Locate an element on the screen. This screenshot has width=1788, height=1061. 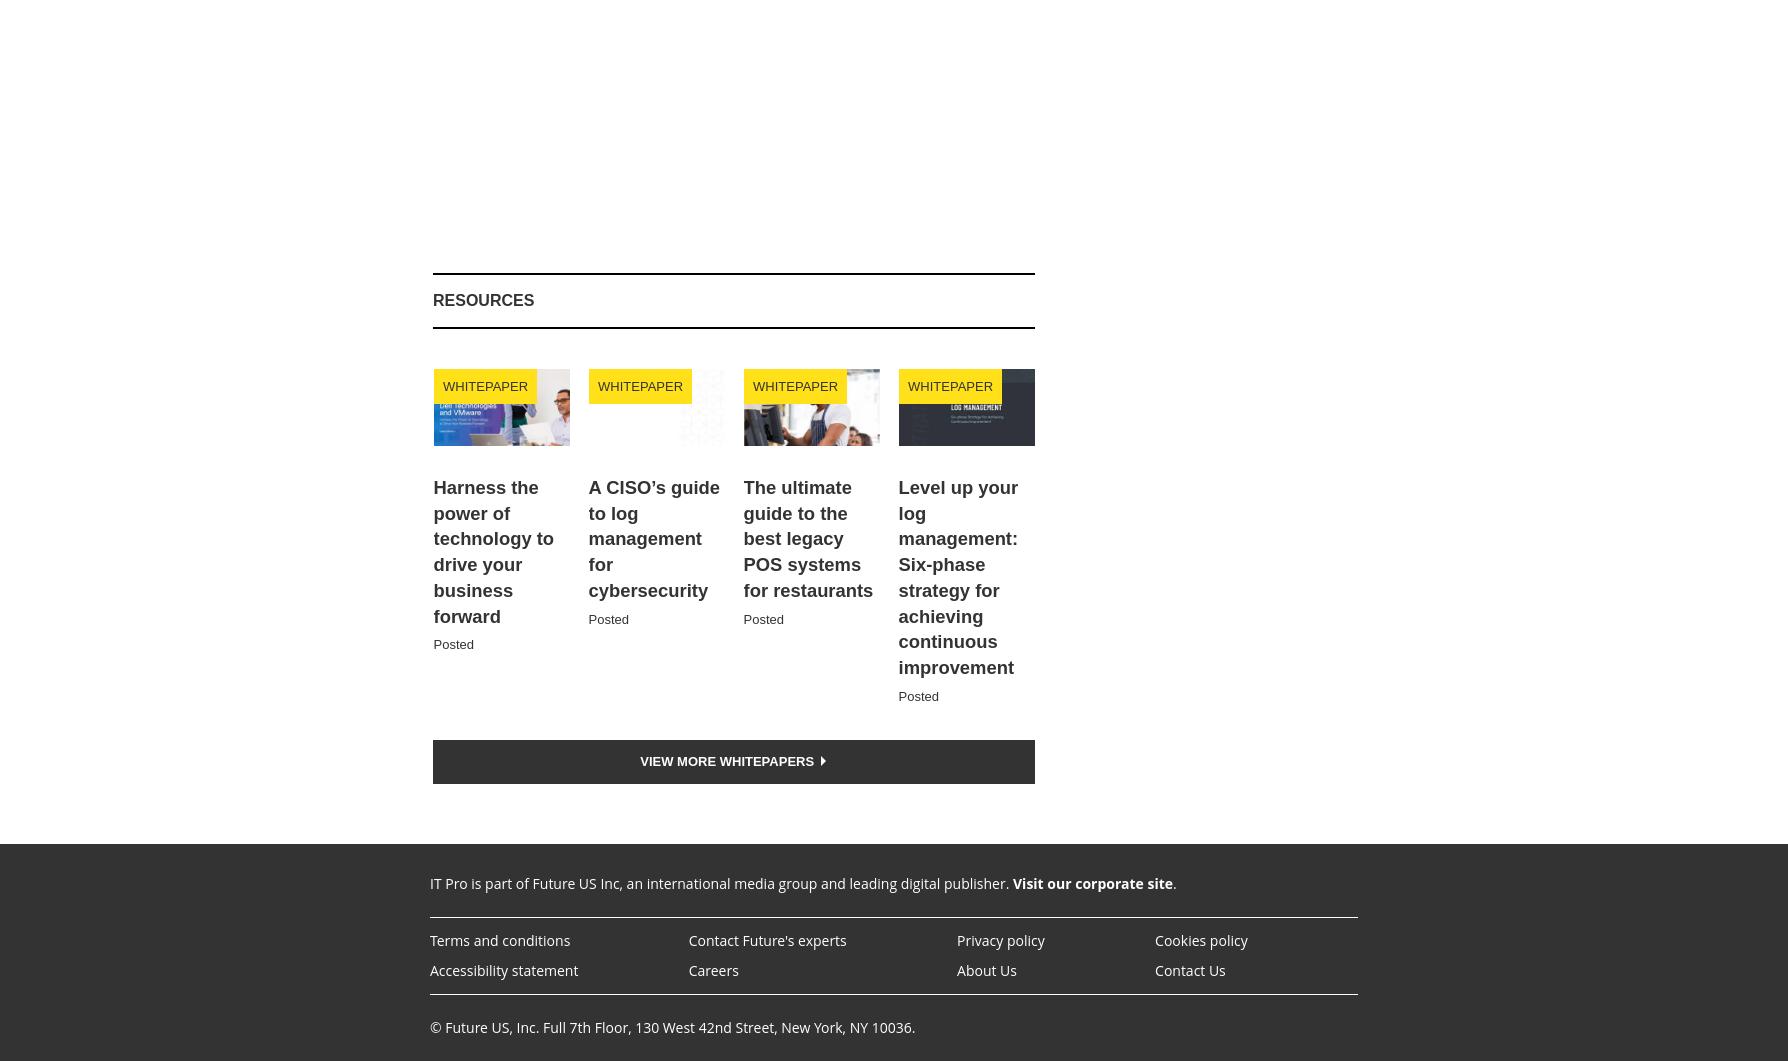
'Terms and conditions' is located at coordinates (499, 938).